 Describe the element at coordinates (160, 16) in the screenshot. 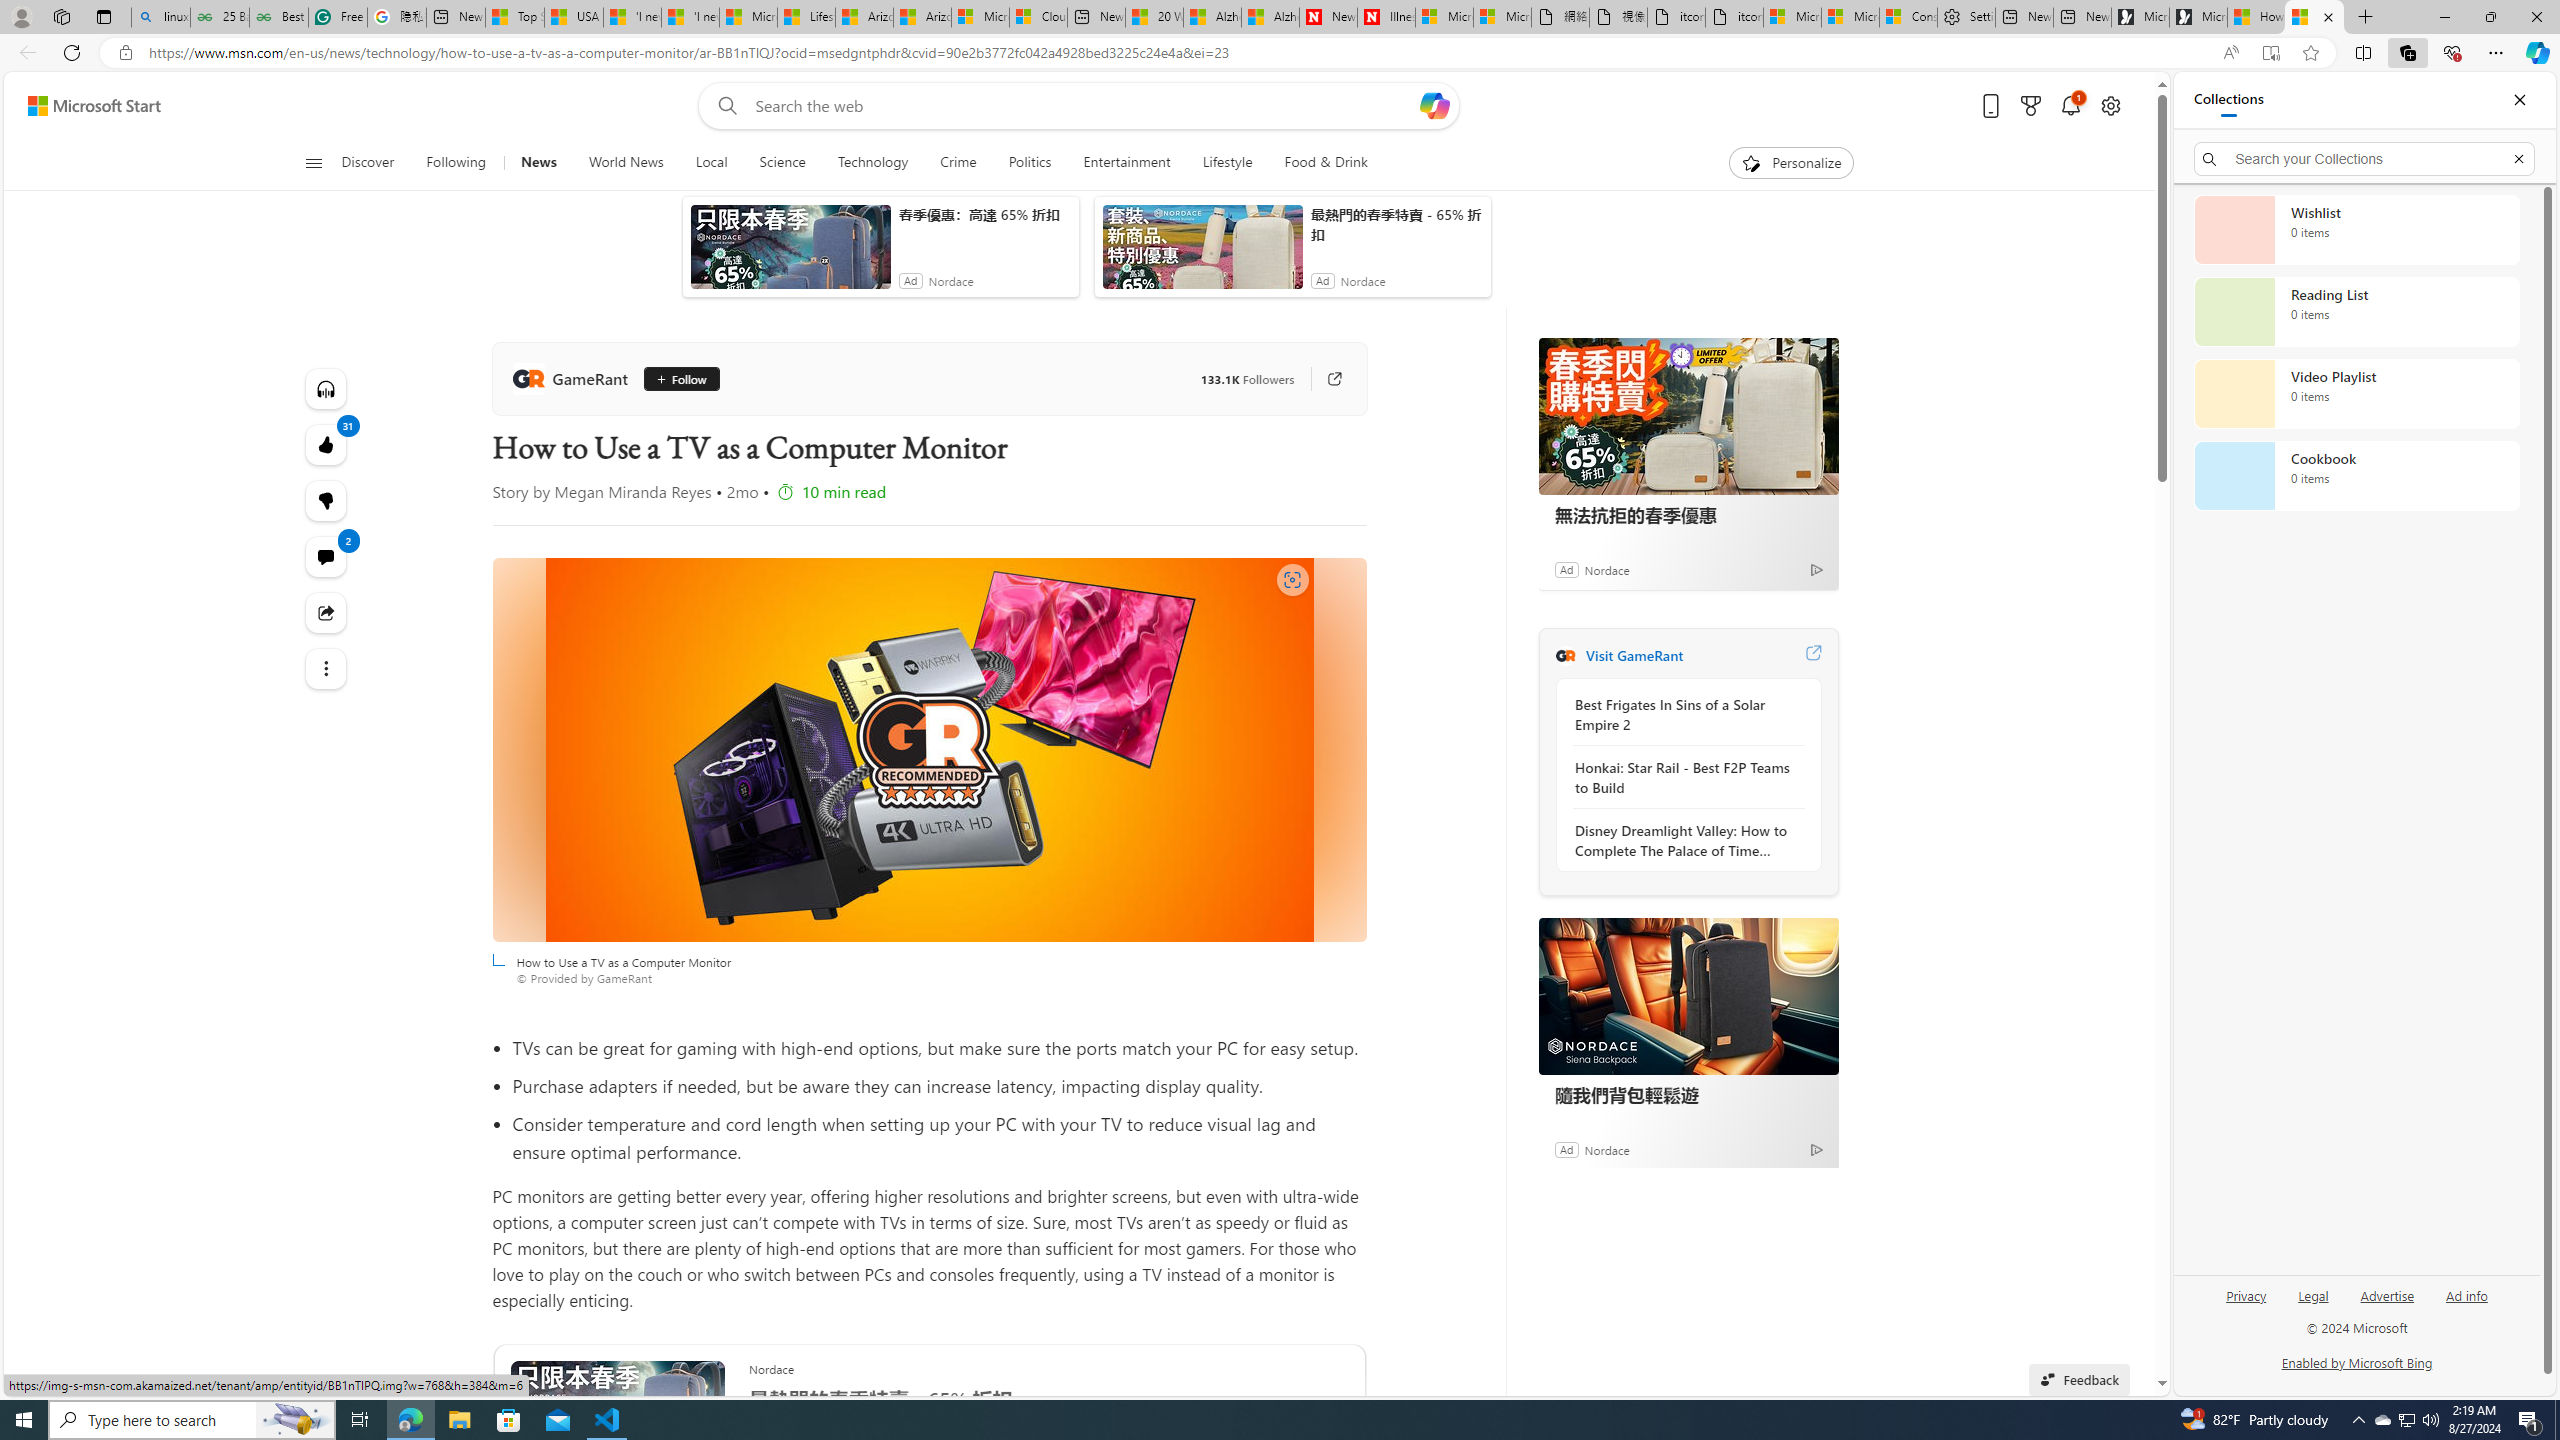

I see `'linux basic - Search'` at that location.